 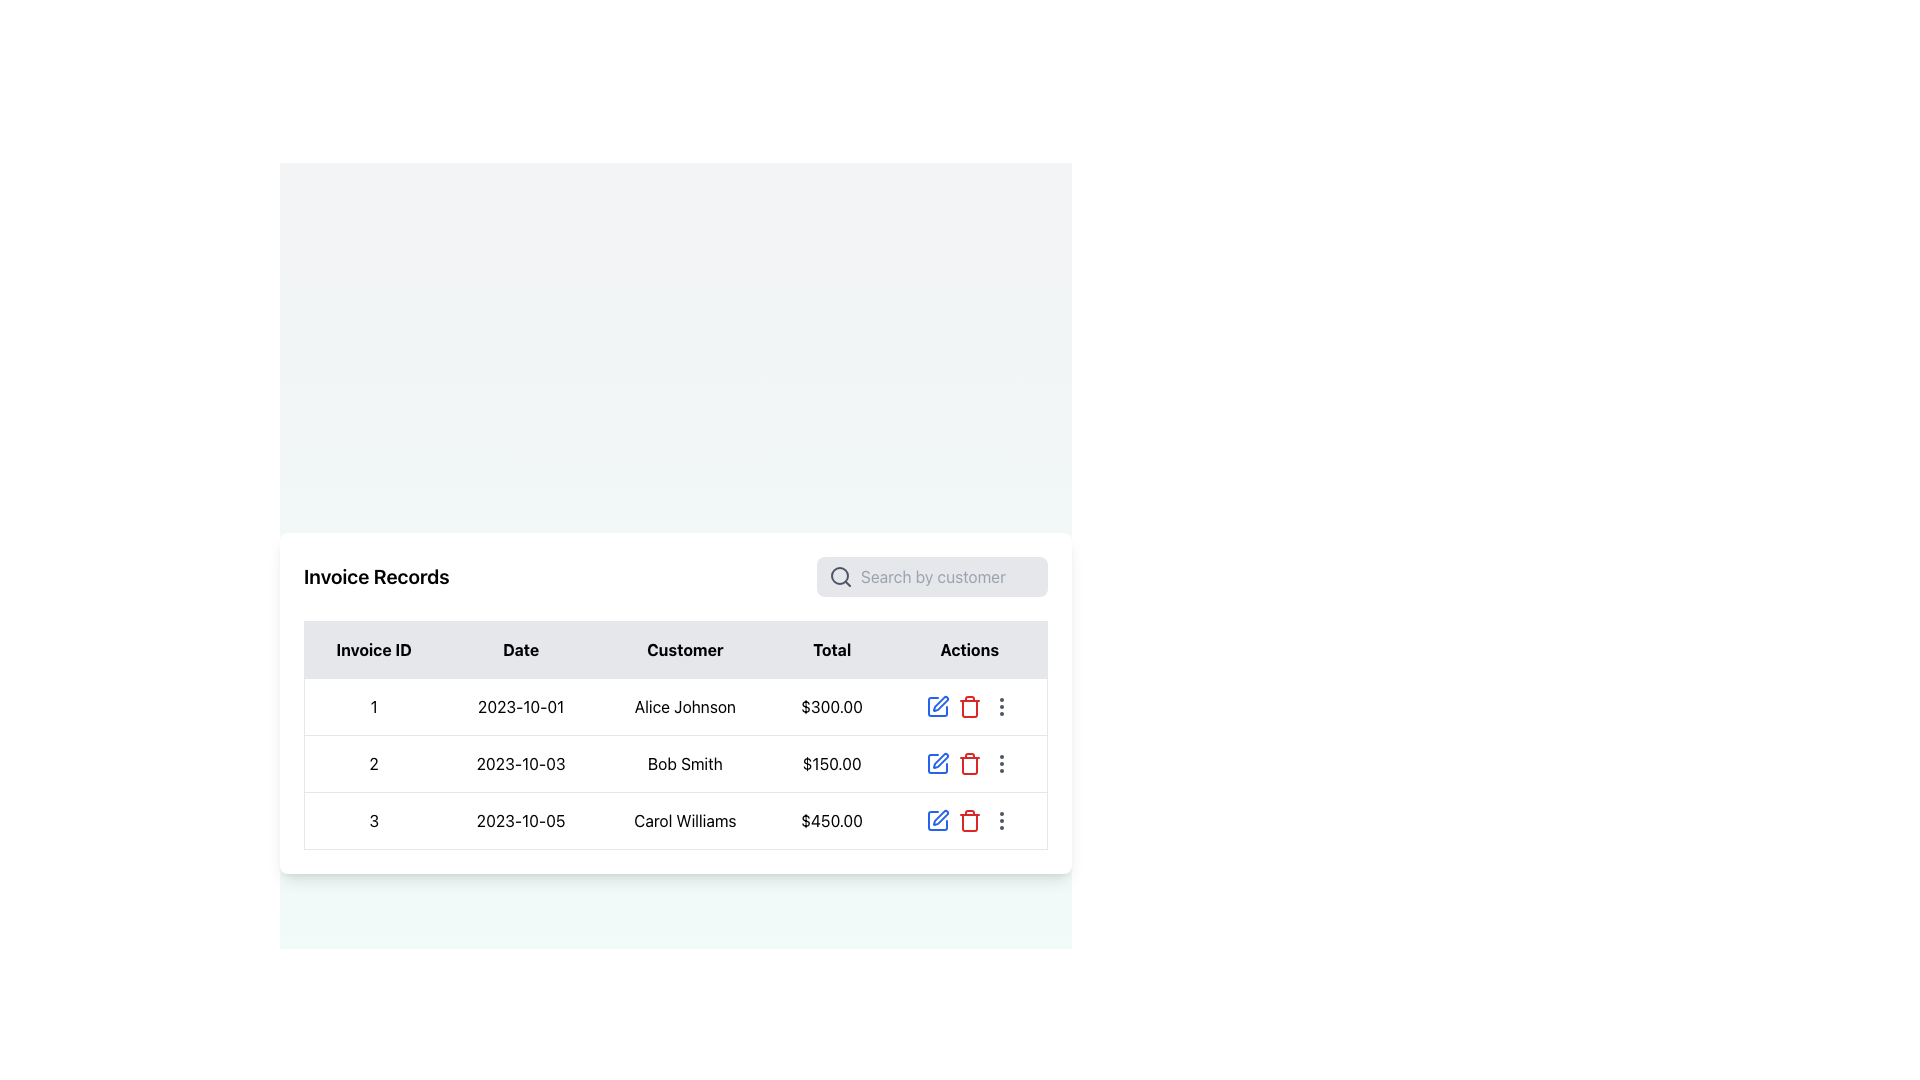 I want to click on the vertical ellipsis button (three dots) located in the 'Actions' column of the second row in the 'Invoice Records' table, associated with 'Bob Smith', so click(x=1001, y=763).